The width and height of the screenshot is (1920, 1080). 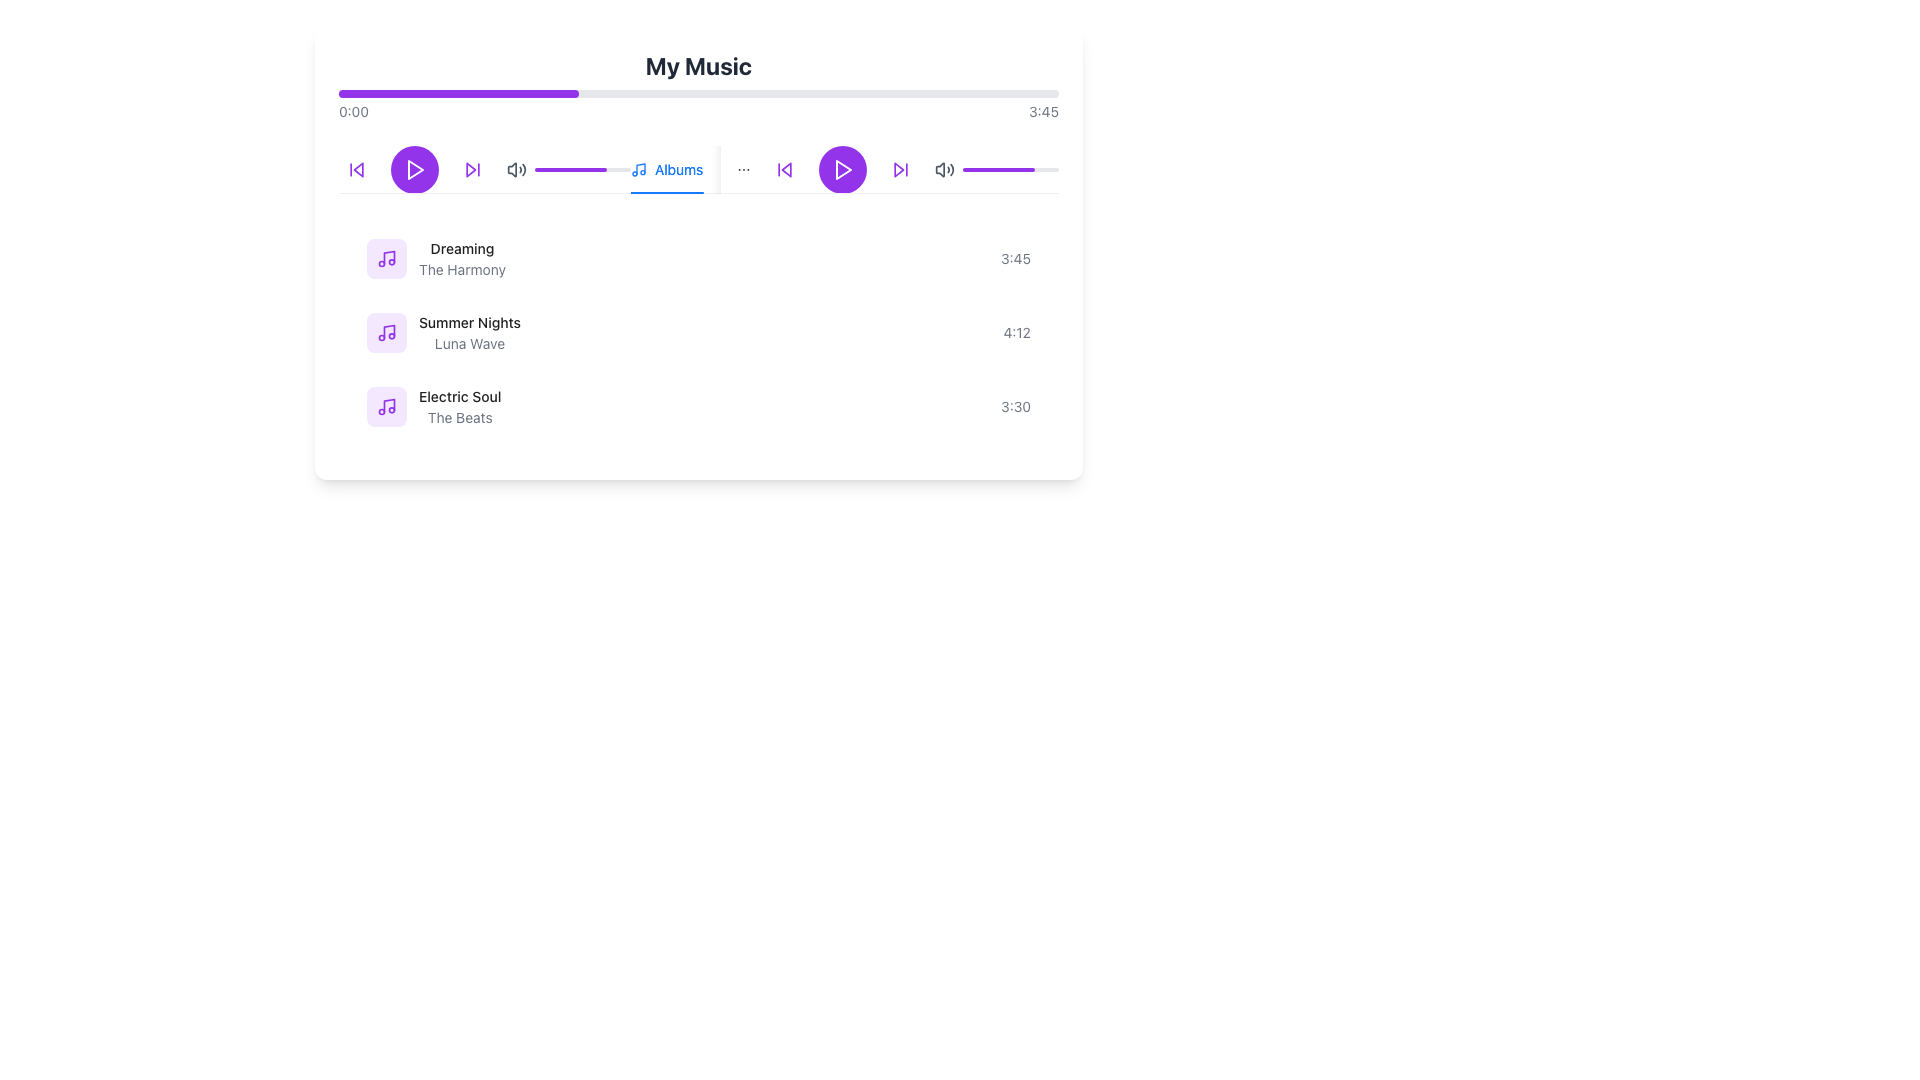 What do you see at coordinates (356, 168) in the screenshot?
I see `the back-skip button located to the left of the large circular play button in the music player interface` at bounding box center [356, 168].